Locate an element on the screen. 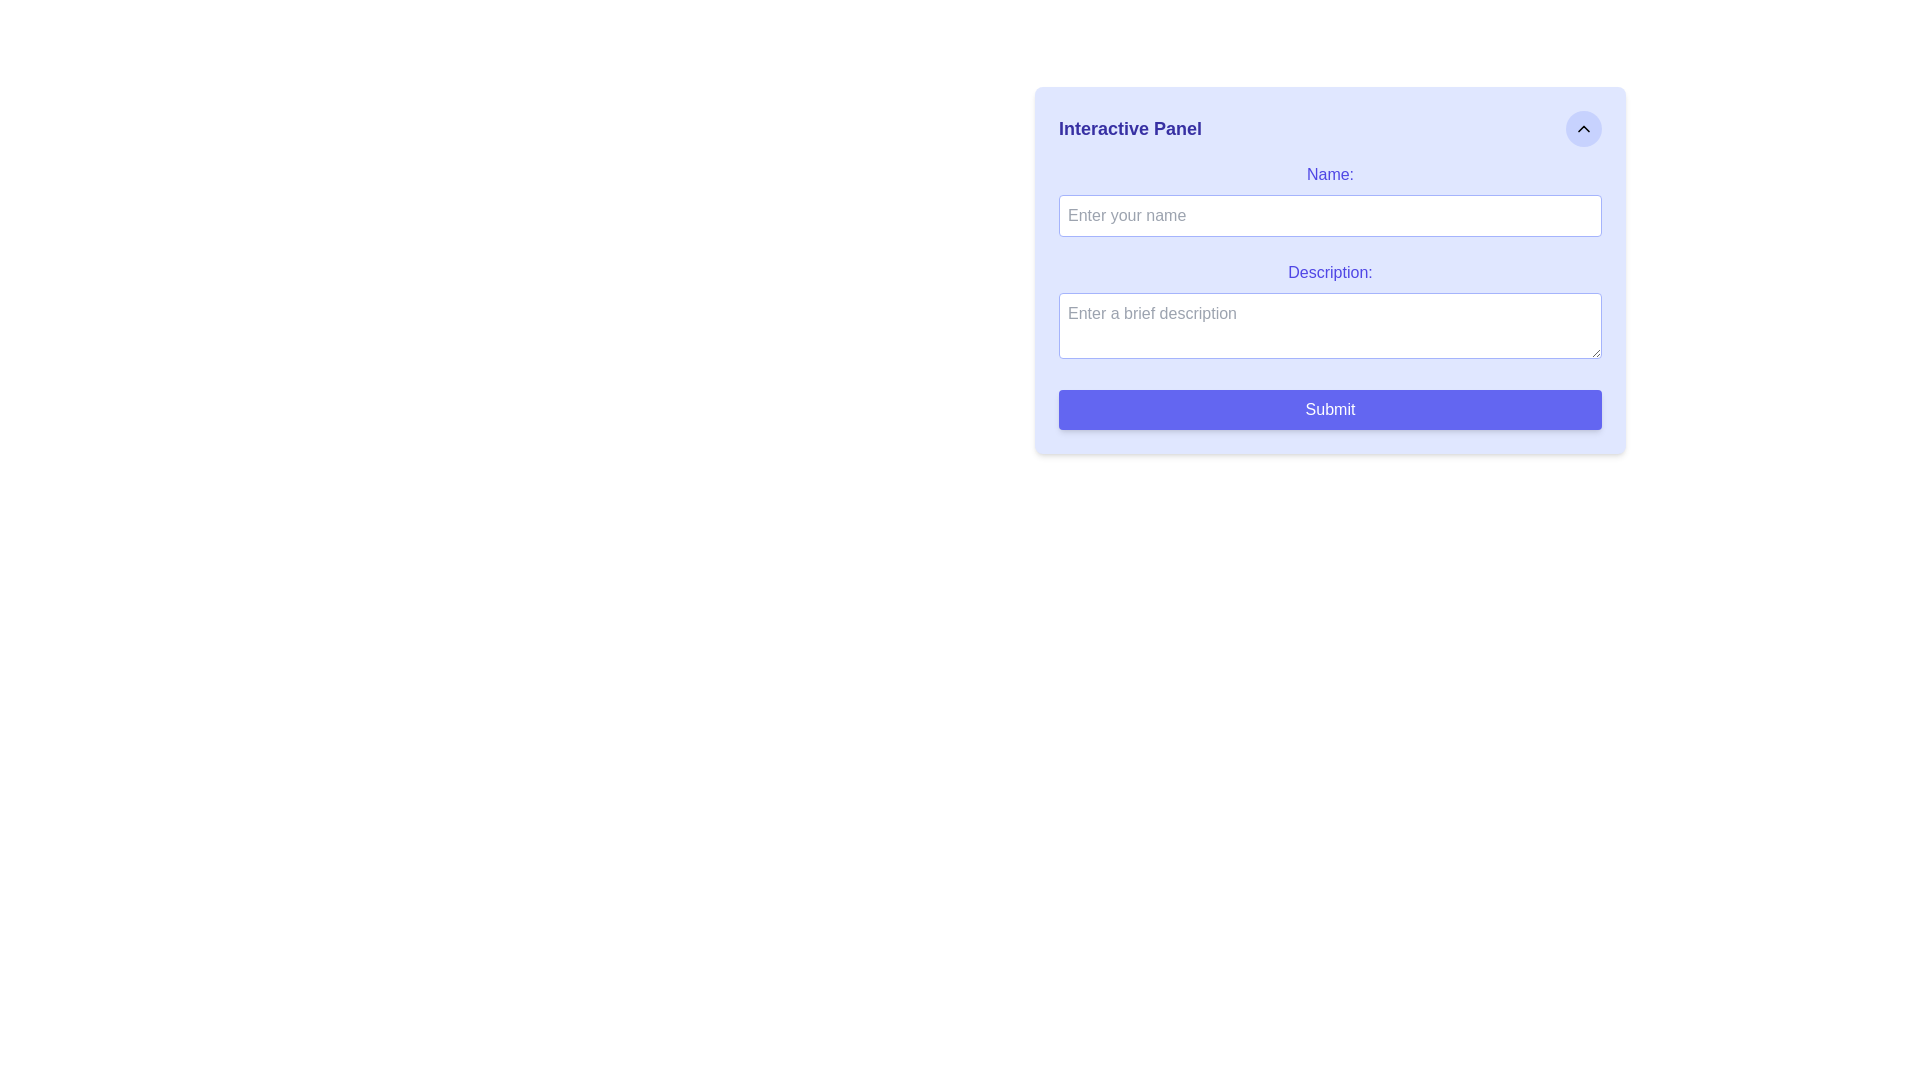  'Name:' label which is a bold text displayed in indigo color on a light blue background, positioned at the top of the form interface above the name input box is located at coordinates (1330, 173).